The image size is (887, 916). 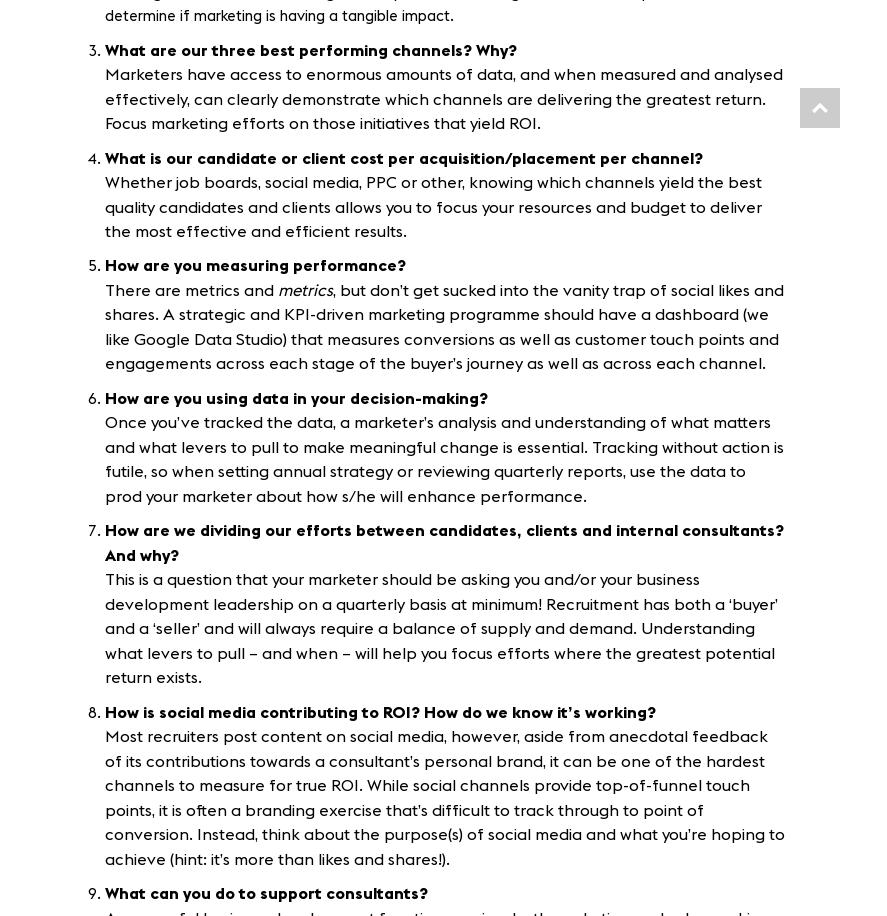 I want to click on 'Most recruiters post content on social media, however, aside from anecdotal feedback of its contributions towards a consultant’s personal brand, it can be one of the hardest channels to measure for true ROI. While social channels provide top-of-funnel touch points, it is often a branding exercise that’s difficult to track through to point of conversion. Instead, think about the purpose(s) of social media and what you’re hoping to achieve (hint: it’s more than likes and shares!).', so click(x=444, y=797).